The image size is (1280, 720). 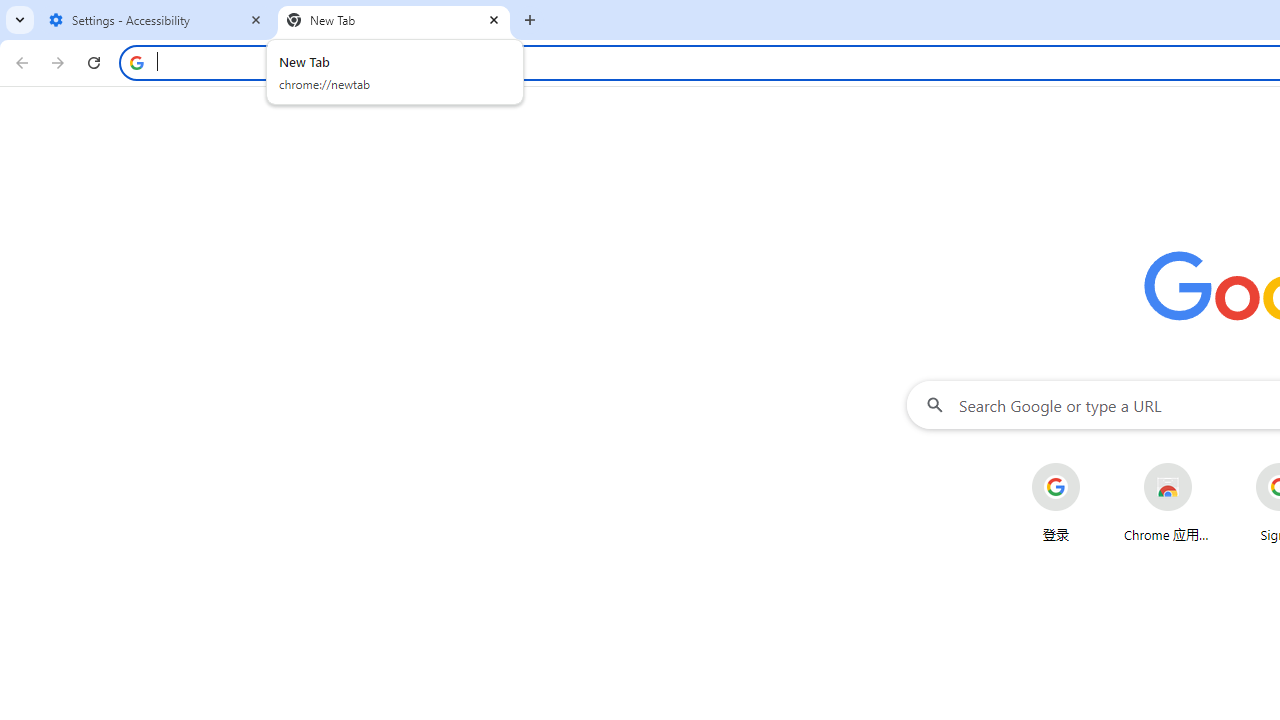 What do you see at coordinates (394, 20) in the screenshot?
I see `'New Tab'` at bounding box center [394, 20].